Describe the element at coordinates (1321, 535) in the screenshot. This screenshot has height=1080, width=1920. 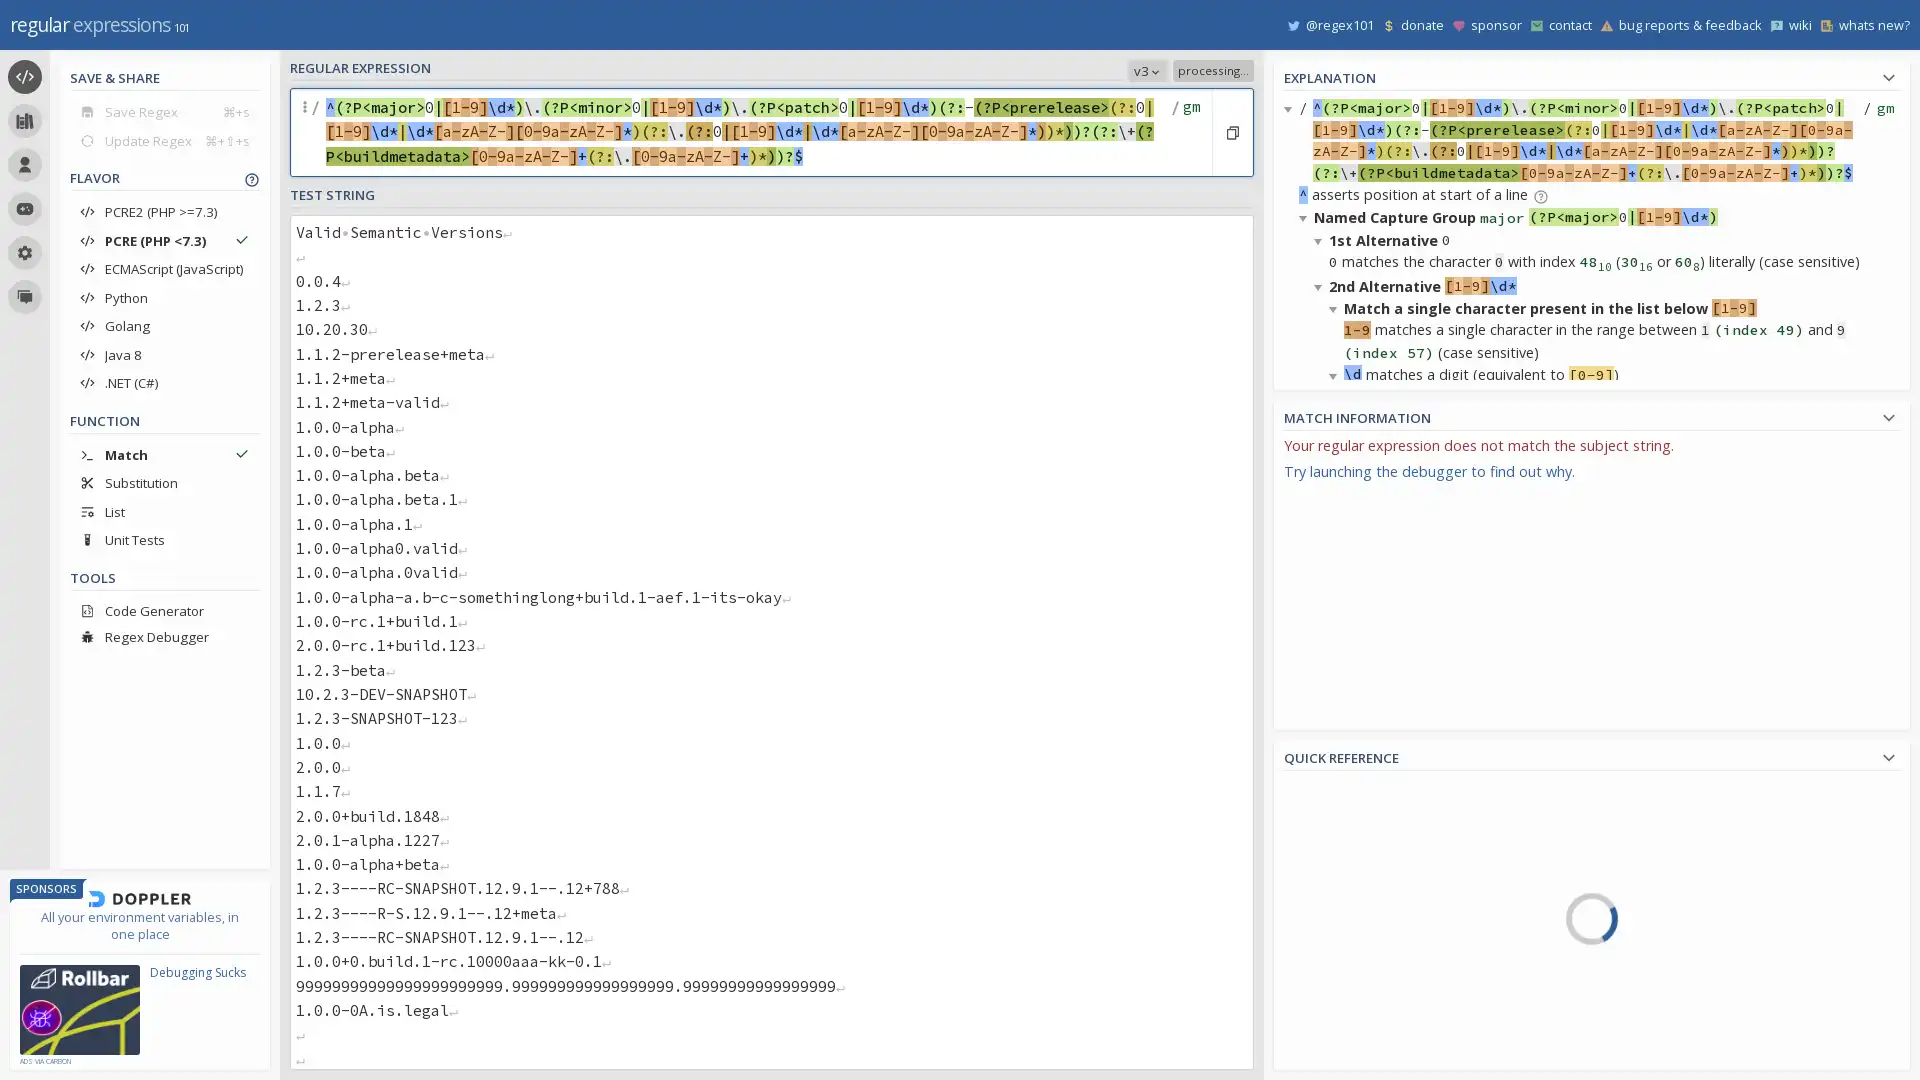
I see `Collapse Subtree` at that location.